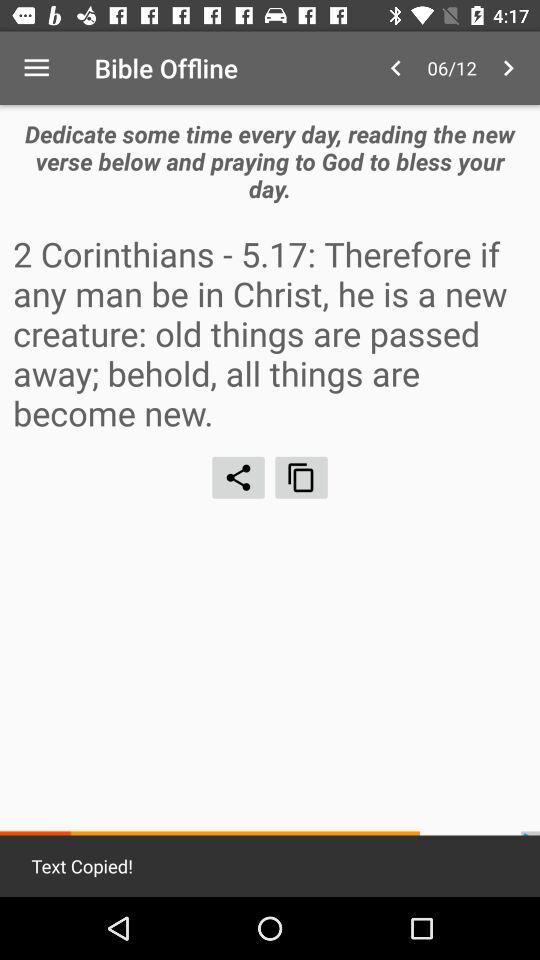 Image resolution: width=540 pixels, height=960 pixels. What do you see at coordinates (395, 68) in the screenshot?
I see `the item above dedicate some time icon` at bounding box center [395, 68].